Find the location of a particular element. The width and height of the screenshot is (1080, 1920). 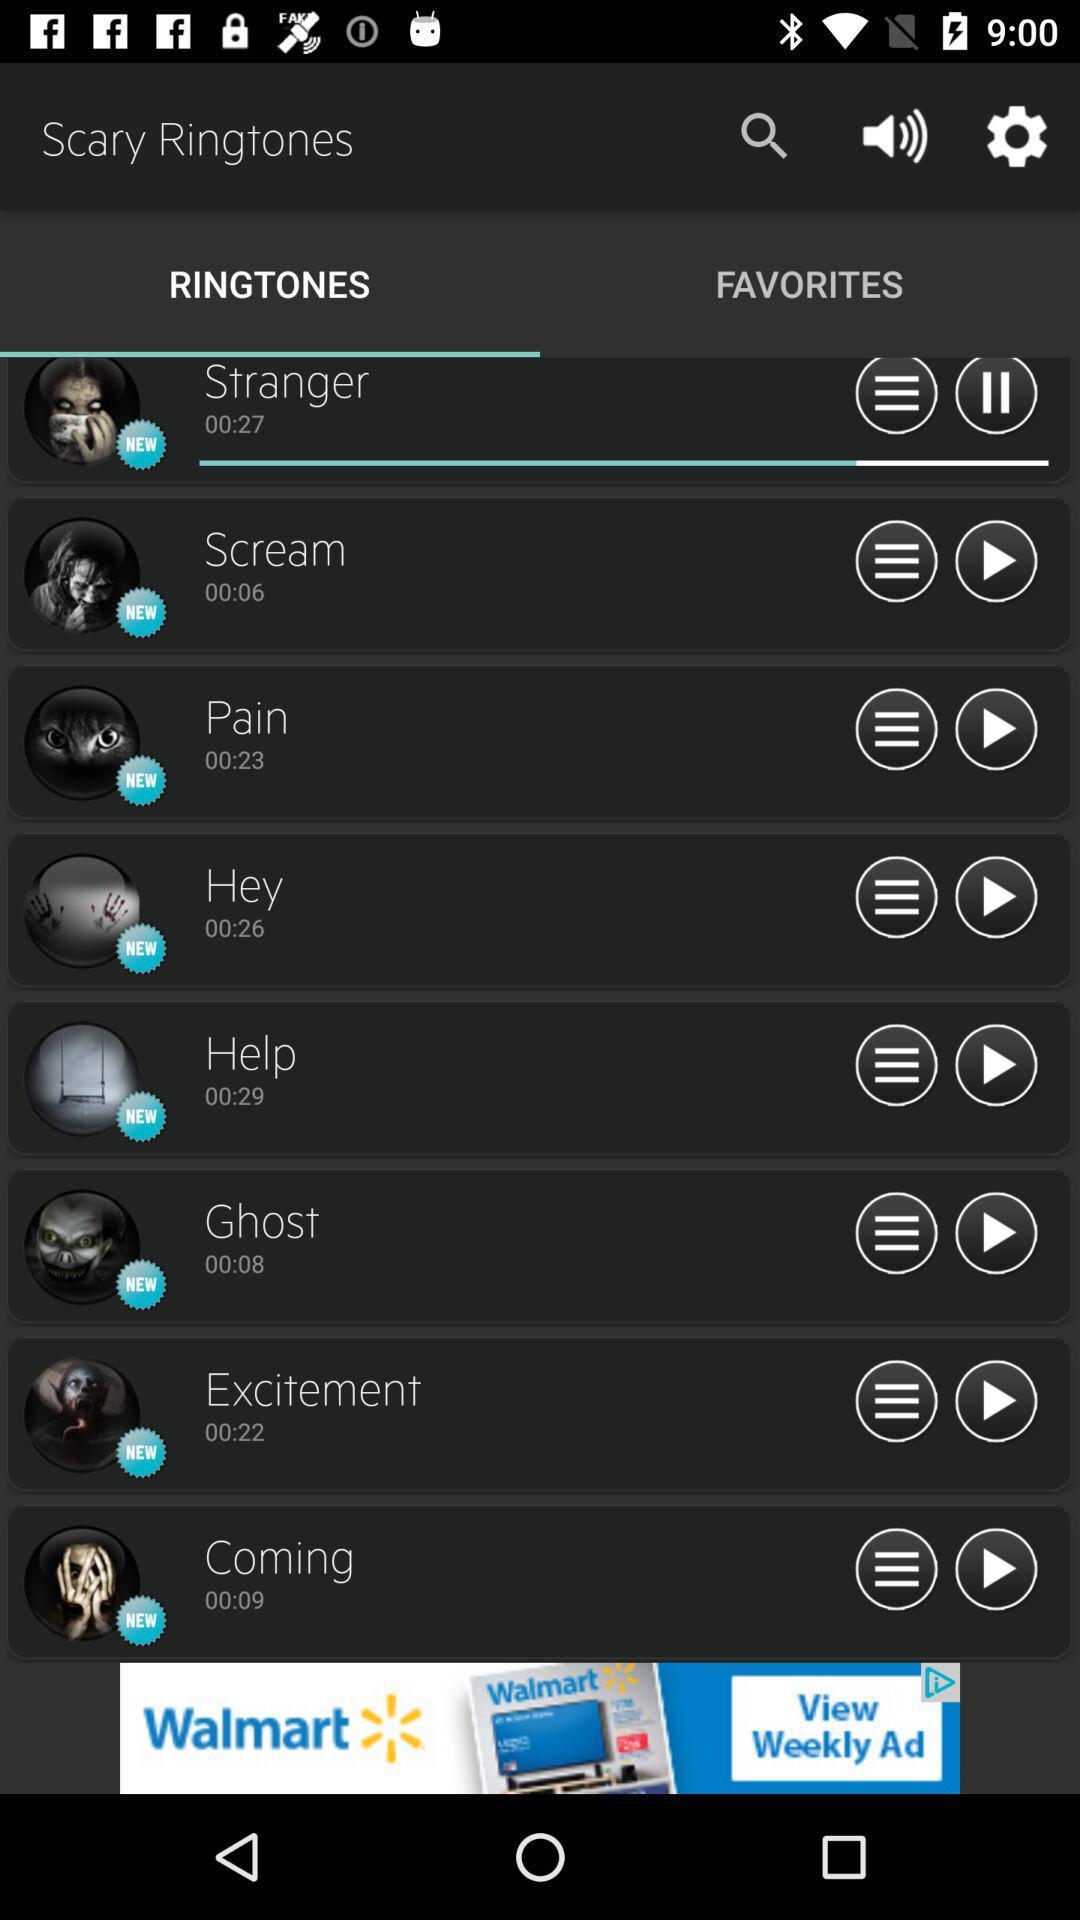

more options is located at coordinates (895, 399).